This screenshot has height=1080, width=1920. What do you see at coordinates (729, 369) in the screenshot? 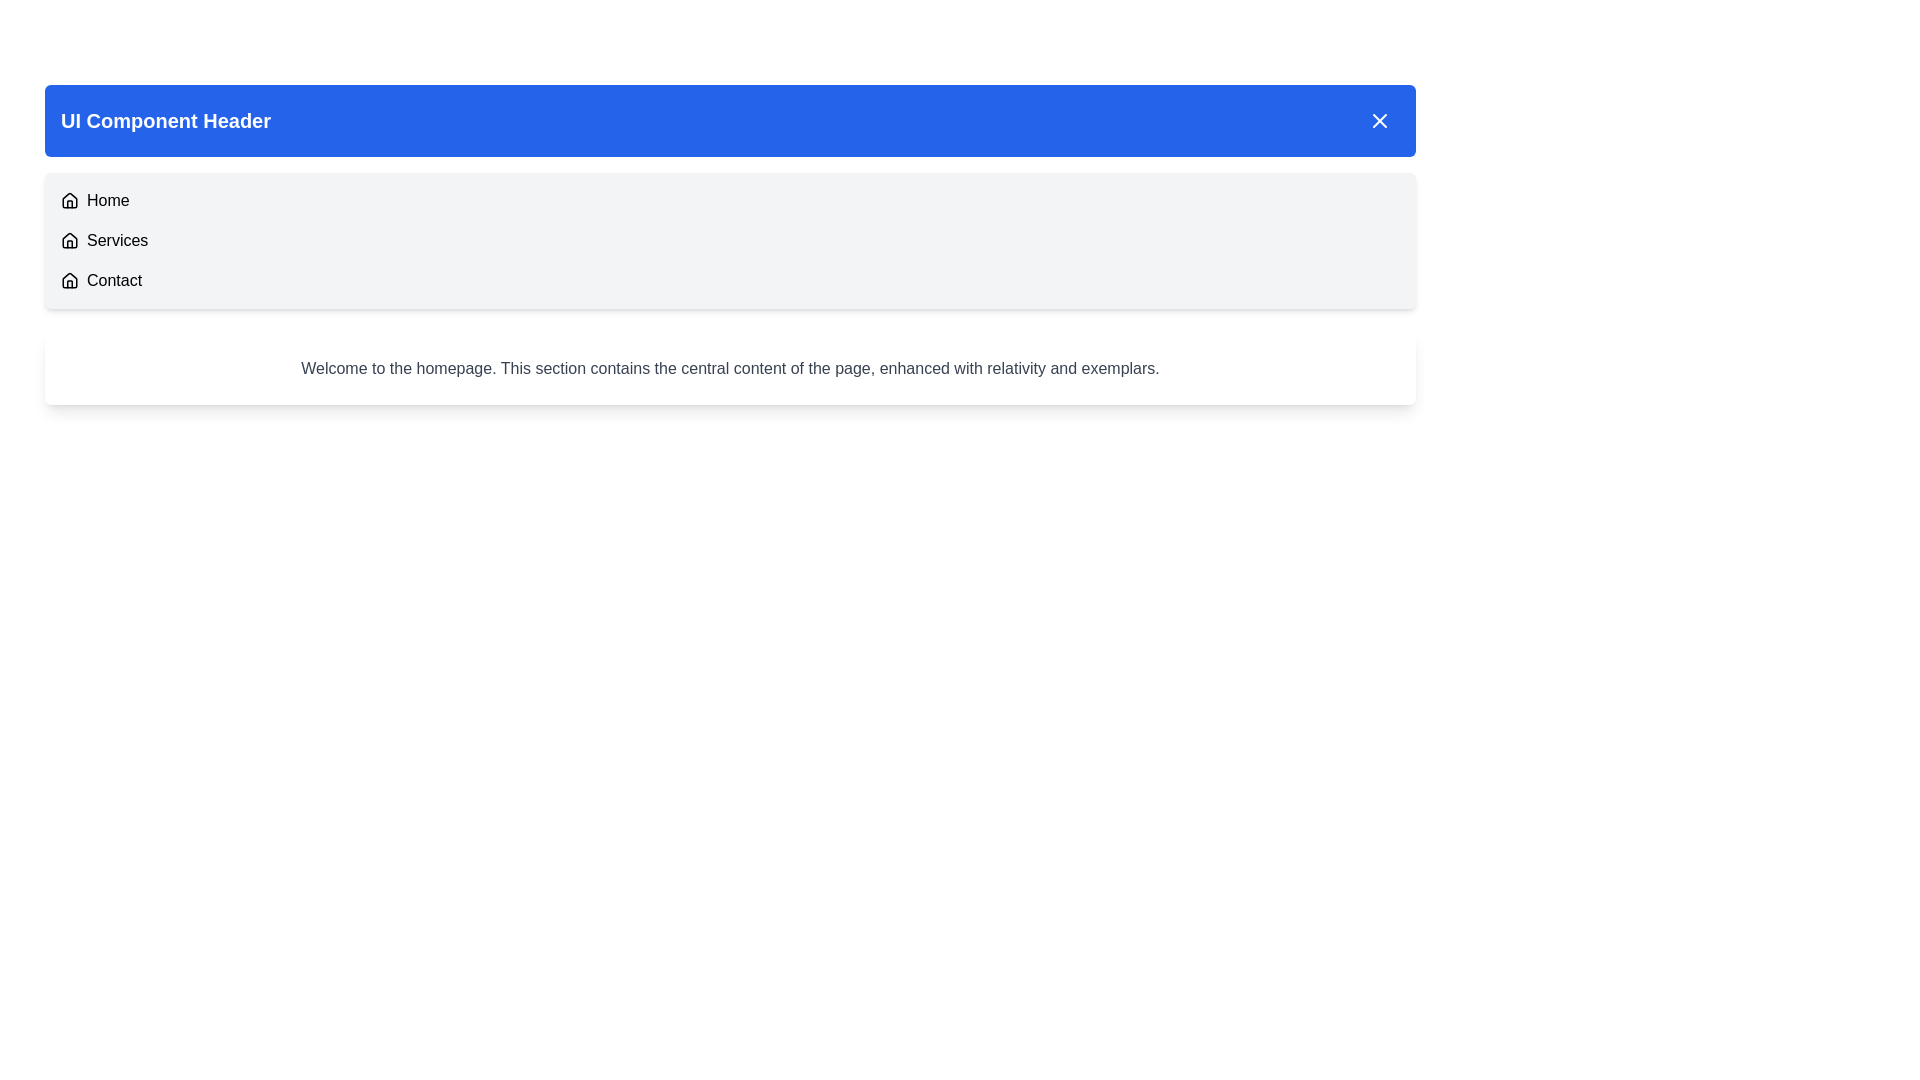
I see `informational text block that contains the message 'Welcome to the homepage. This section contains the central content of the page, enhanced with relativity and exemplars.'` at bounding box center [729, 369].